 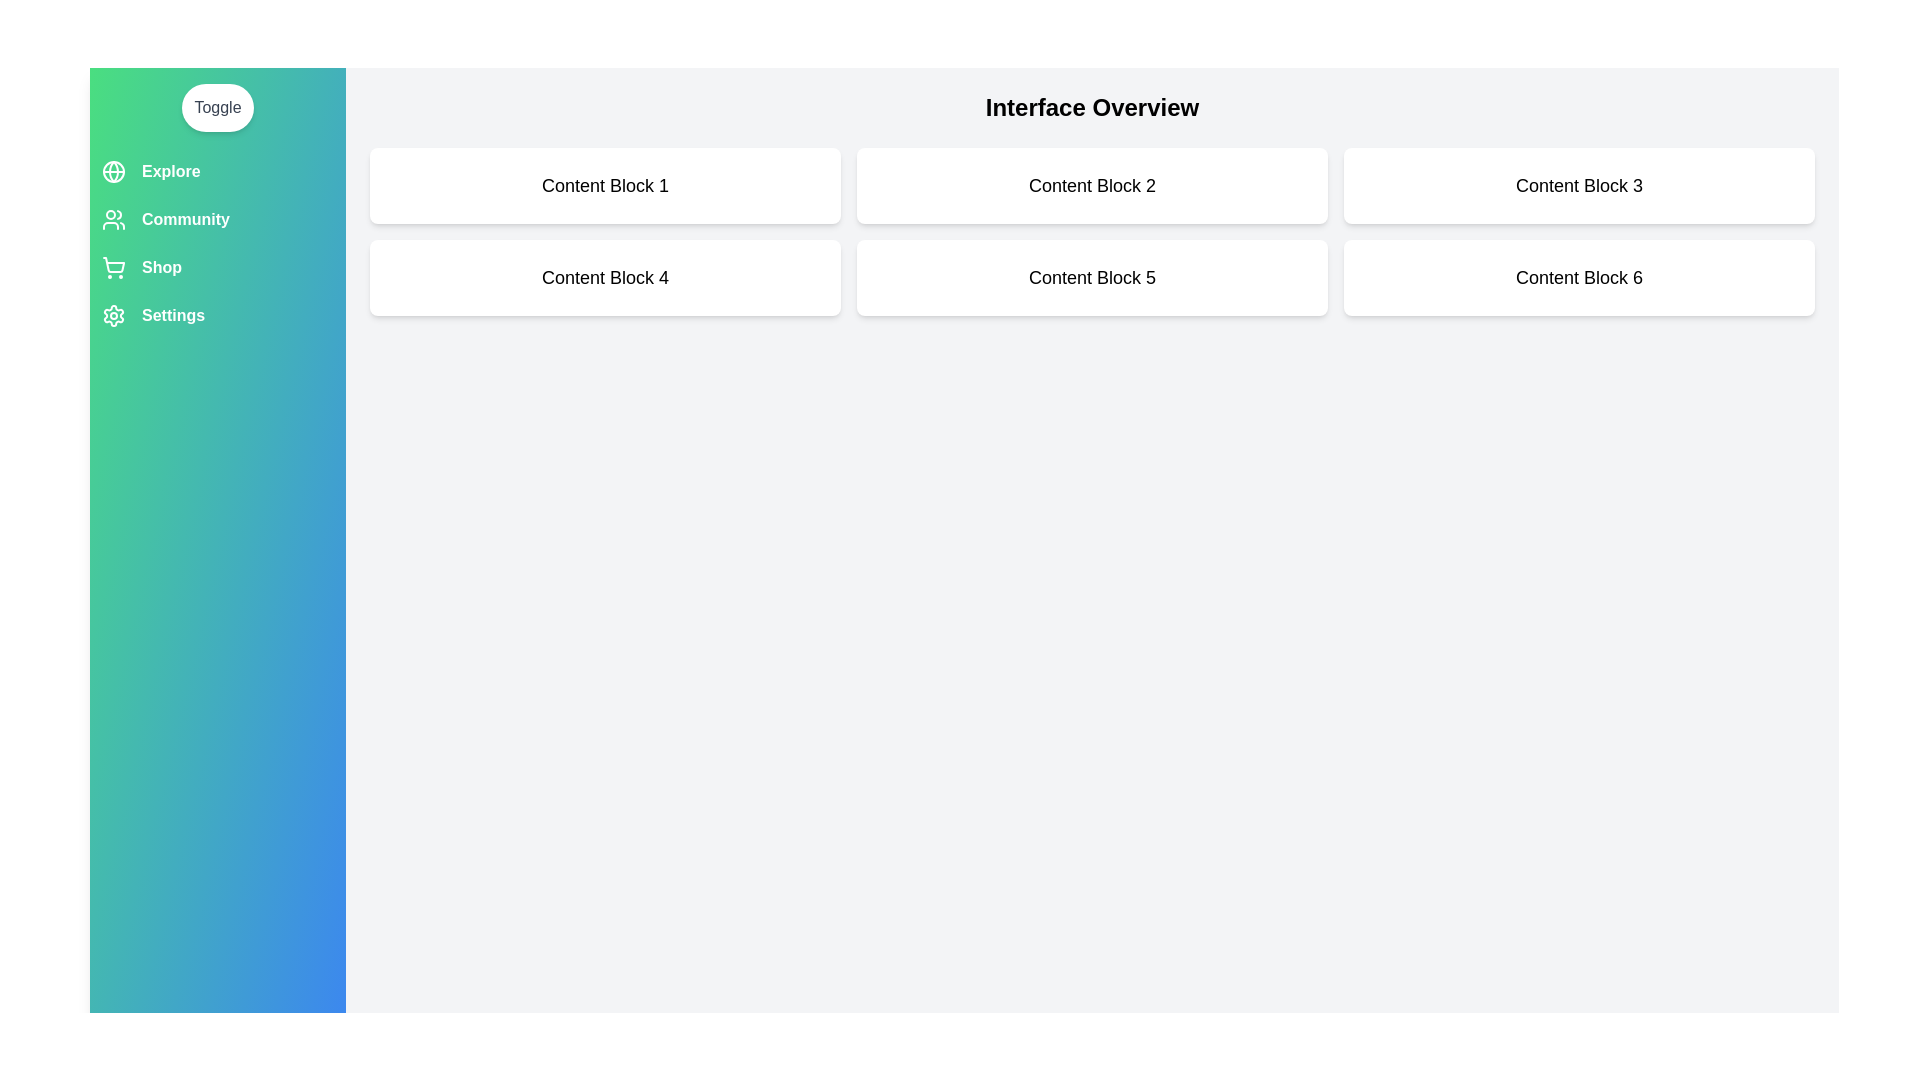 I want to click on the menu option labeled Settings in the drawer, so click(x=217, y=315).